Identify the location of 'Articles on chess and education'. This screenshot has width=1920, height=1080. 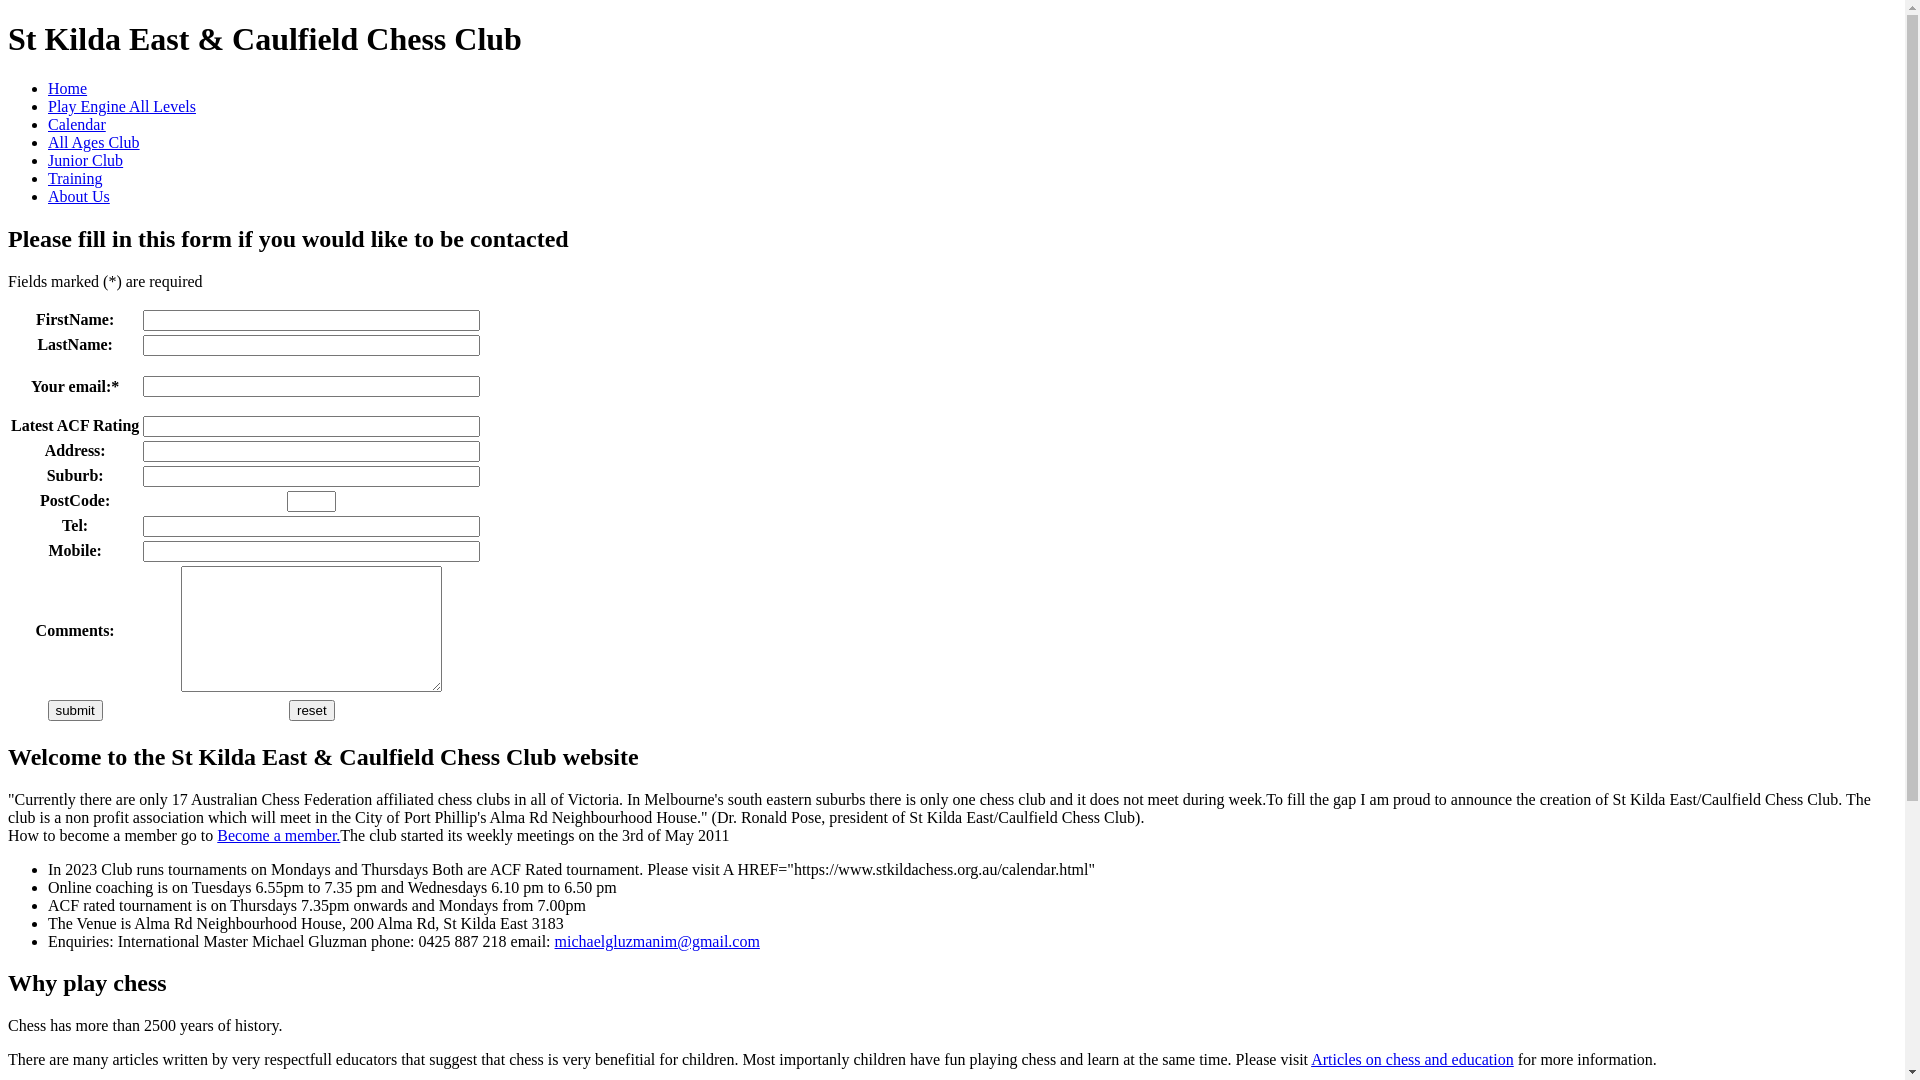
(1411, 1058).